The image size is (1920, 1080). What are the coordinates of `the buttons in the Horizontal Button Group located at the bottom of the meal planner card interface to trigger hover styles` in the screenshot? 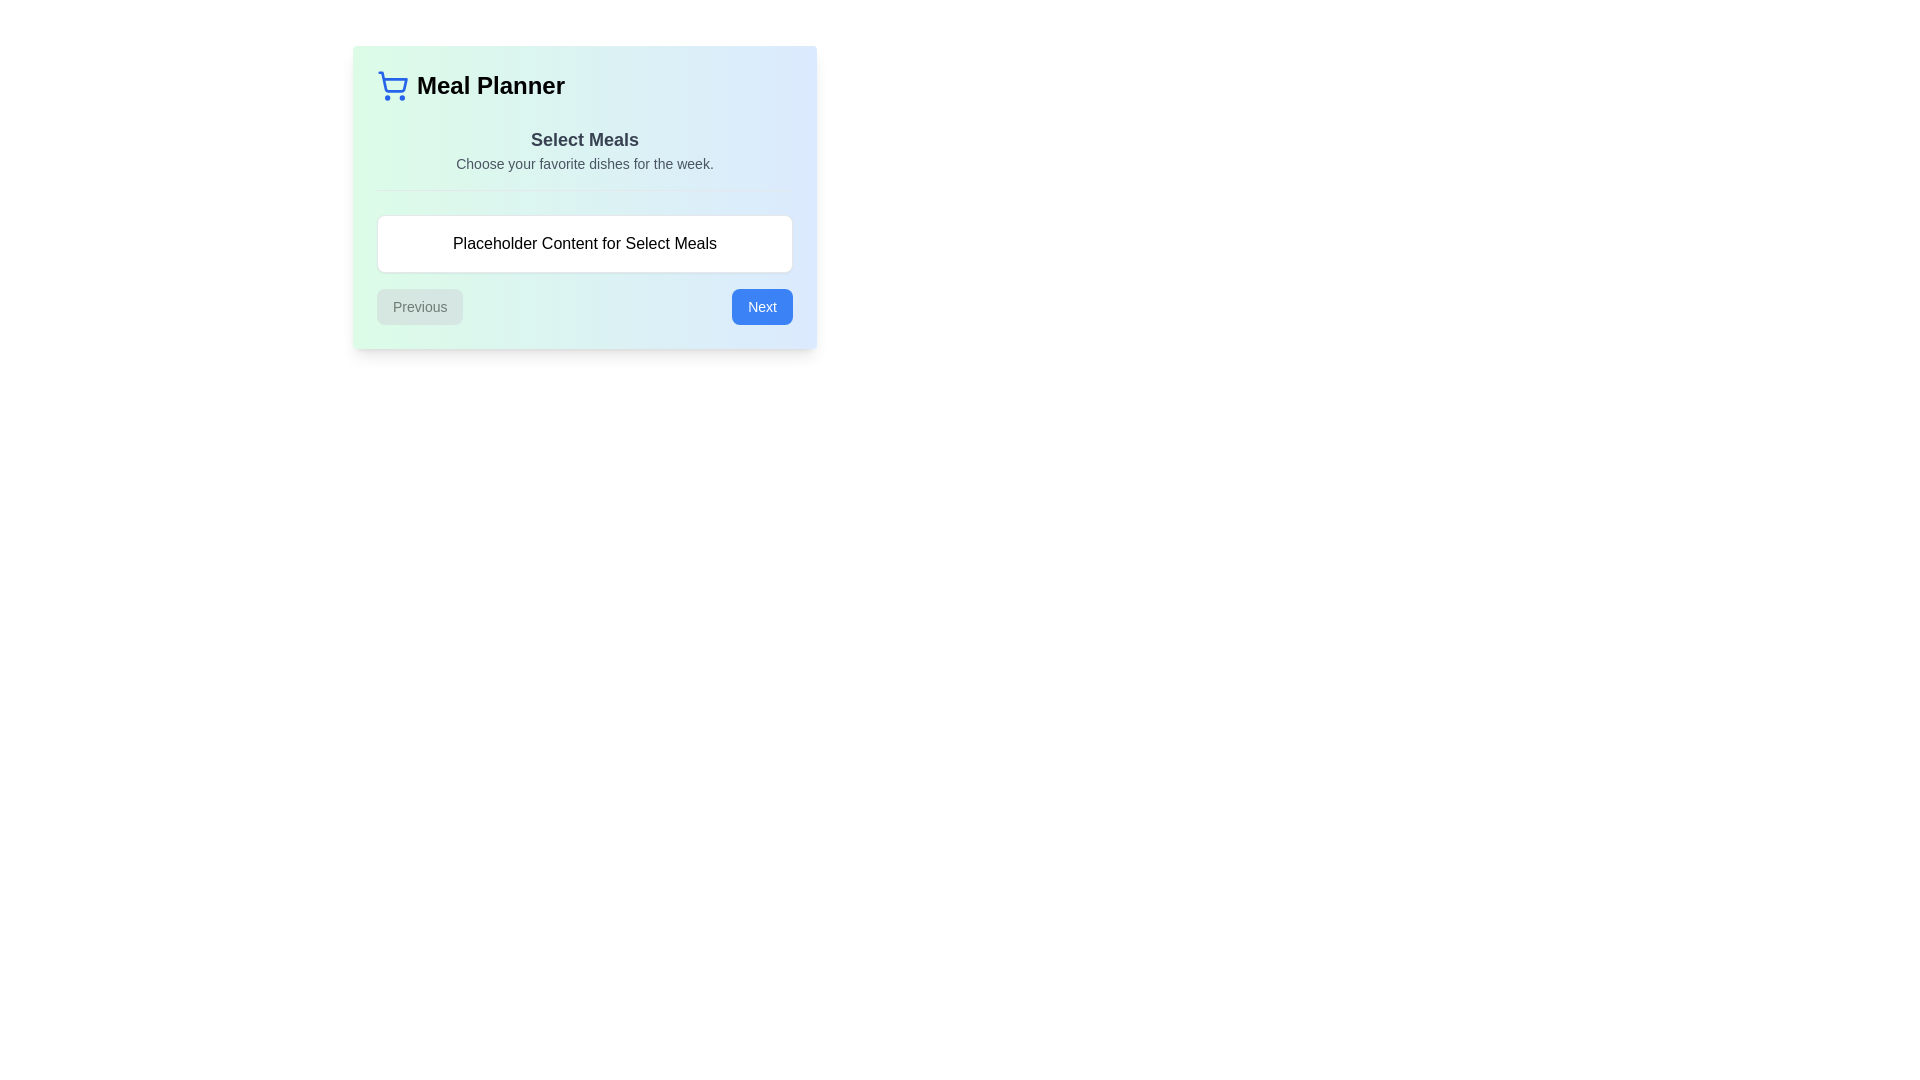 It's located at (584, 307).